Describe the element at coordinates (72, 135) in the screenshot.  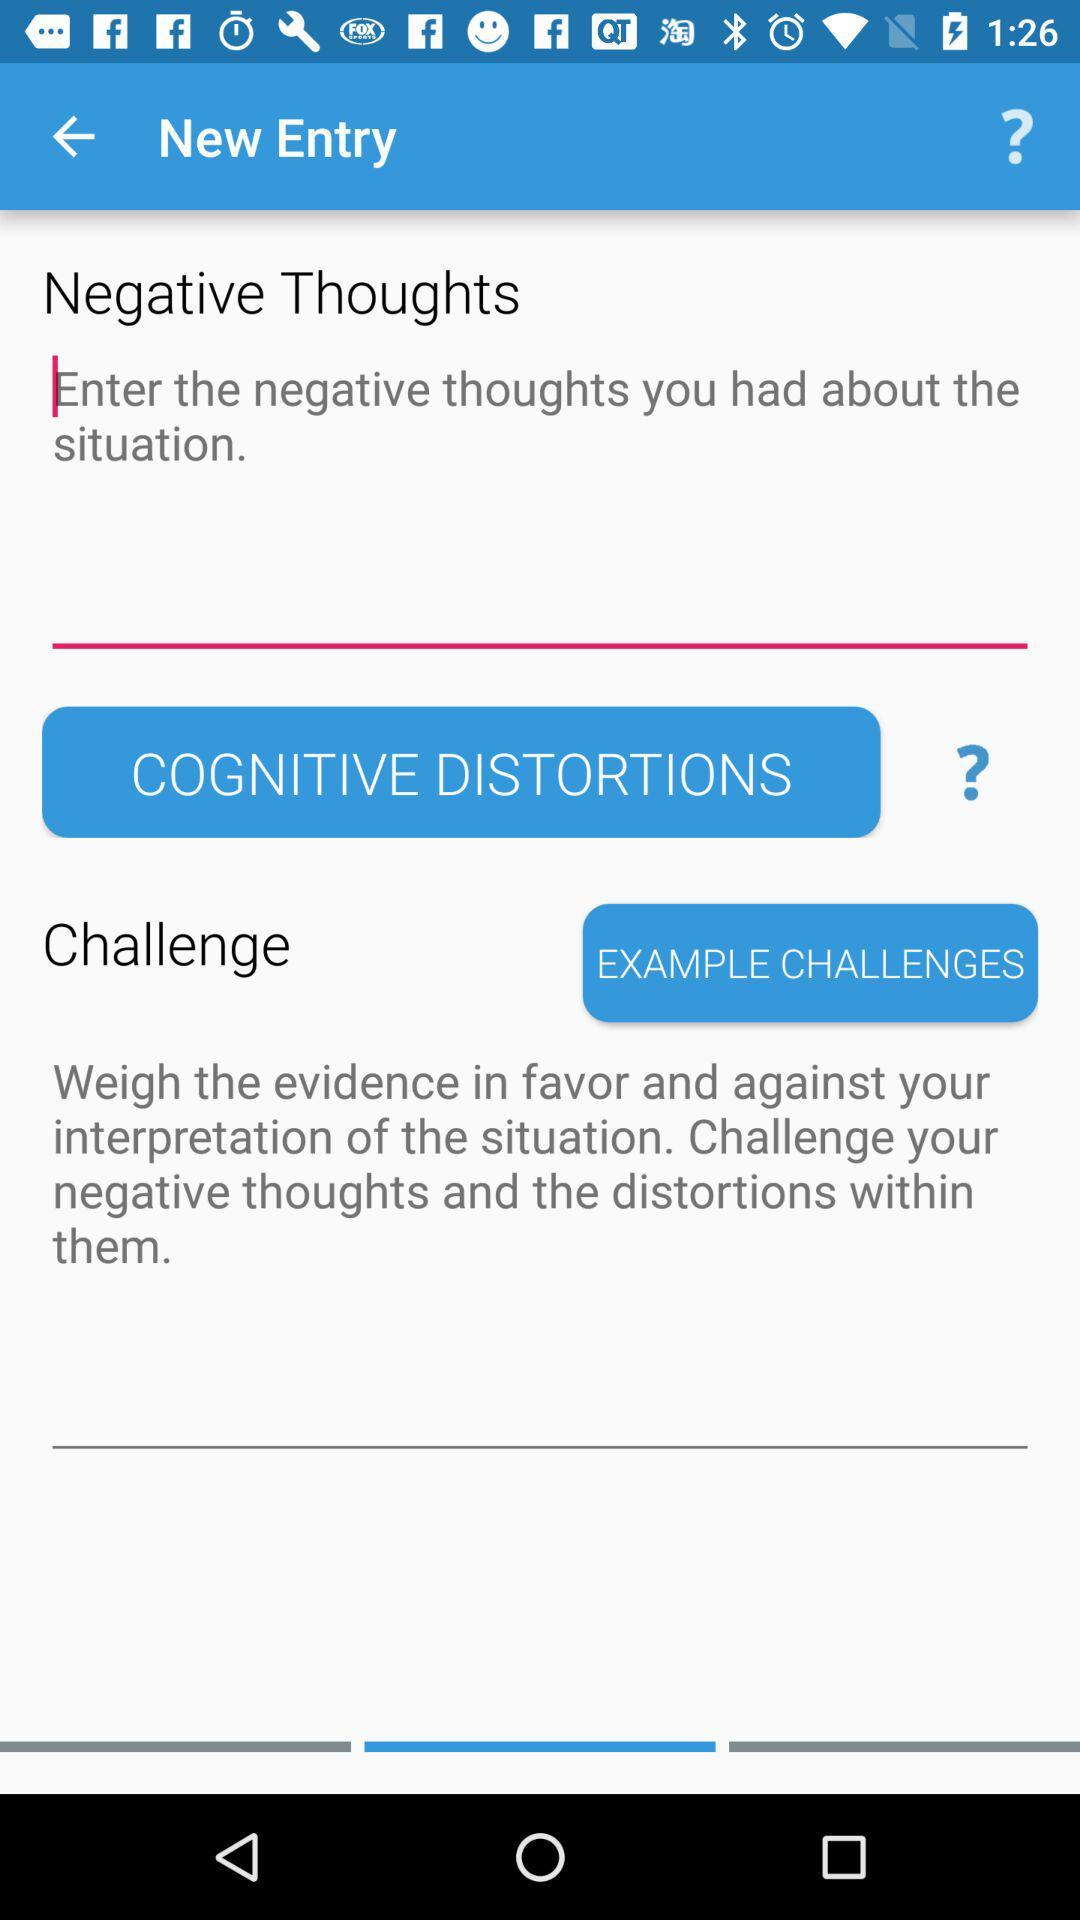
I see `the icon next to new entry` at that location.